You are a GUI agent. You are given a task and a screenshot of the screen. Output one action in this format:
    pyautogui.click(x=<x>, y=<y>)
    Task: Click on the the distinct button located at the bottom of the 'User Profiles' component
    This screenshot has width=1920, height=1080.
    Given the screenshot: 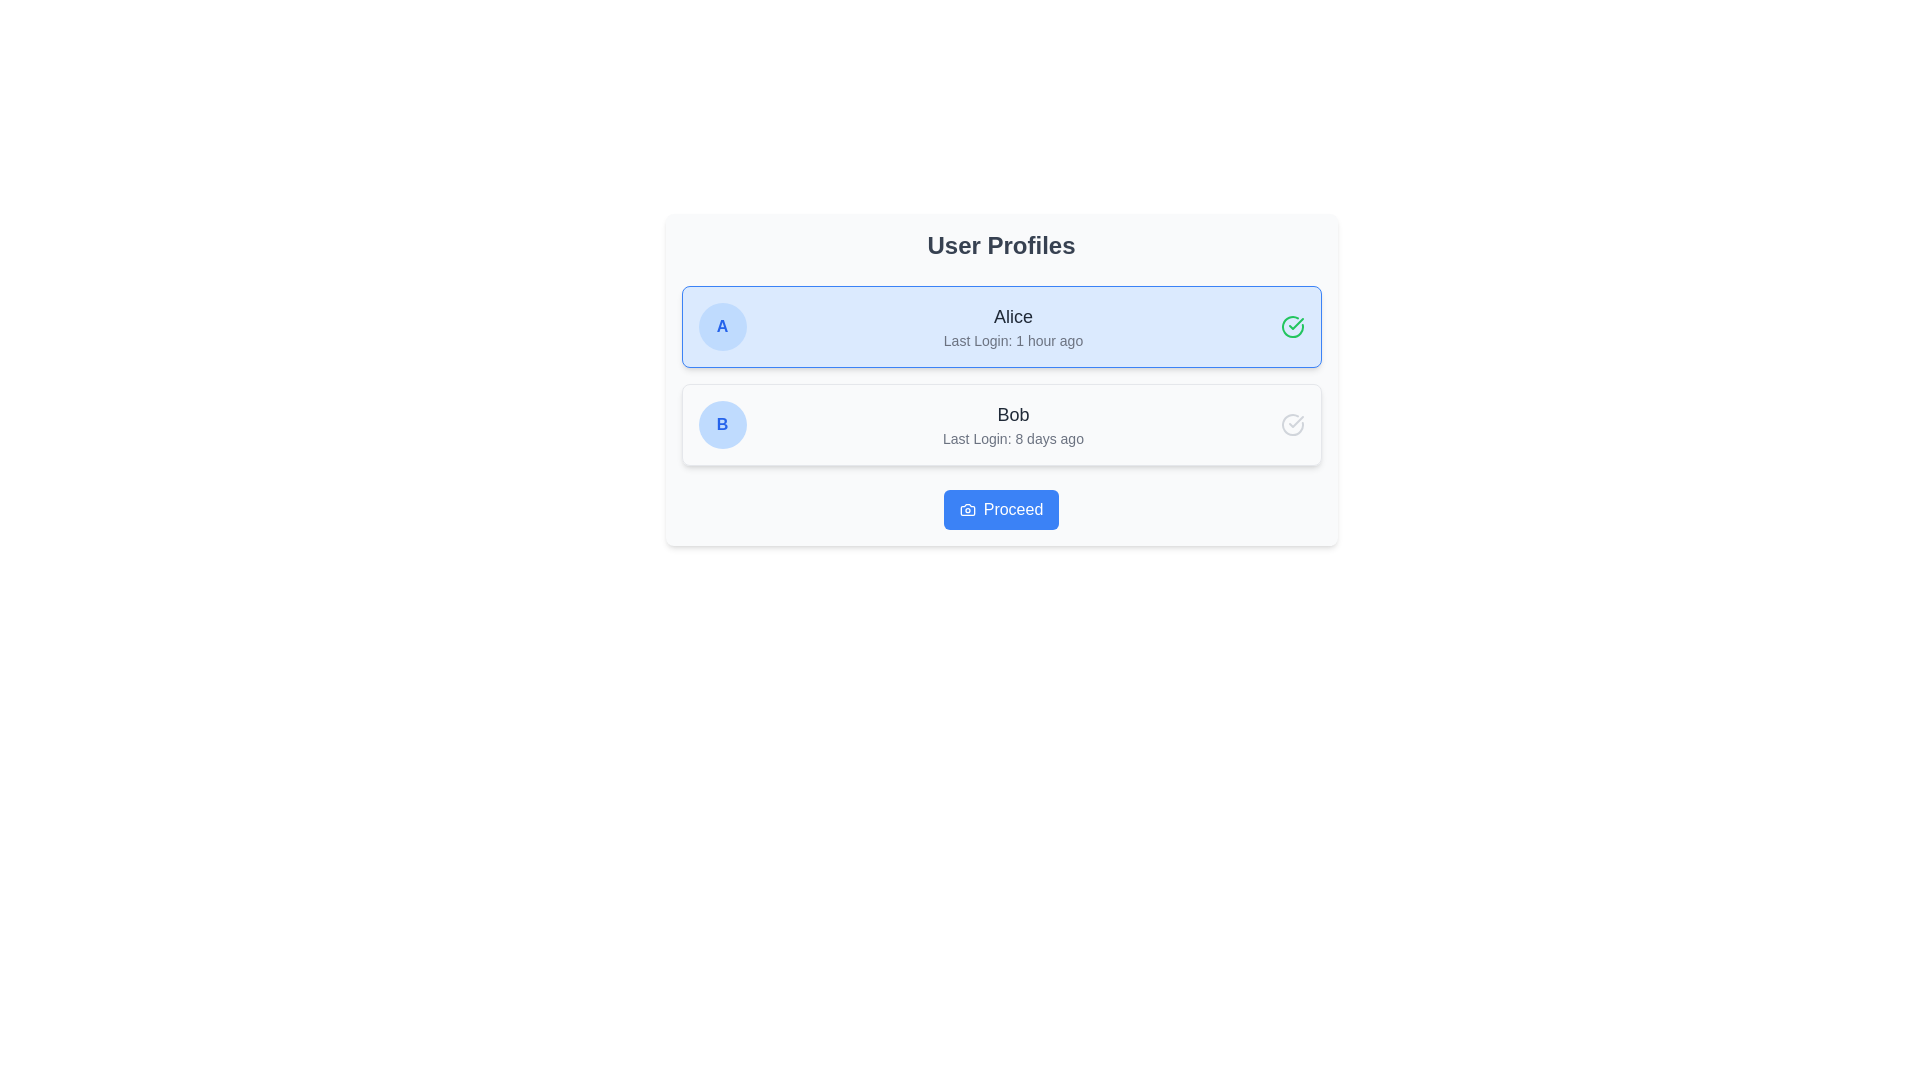 What is the action you would take?
    pyautogui.click(x=1001, y=508)
    